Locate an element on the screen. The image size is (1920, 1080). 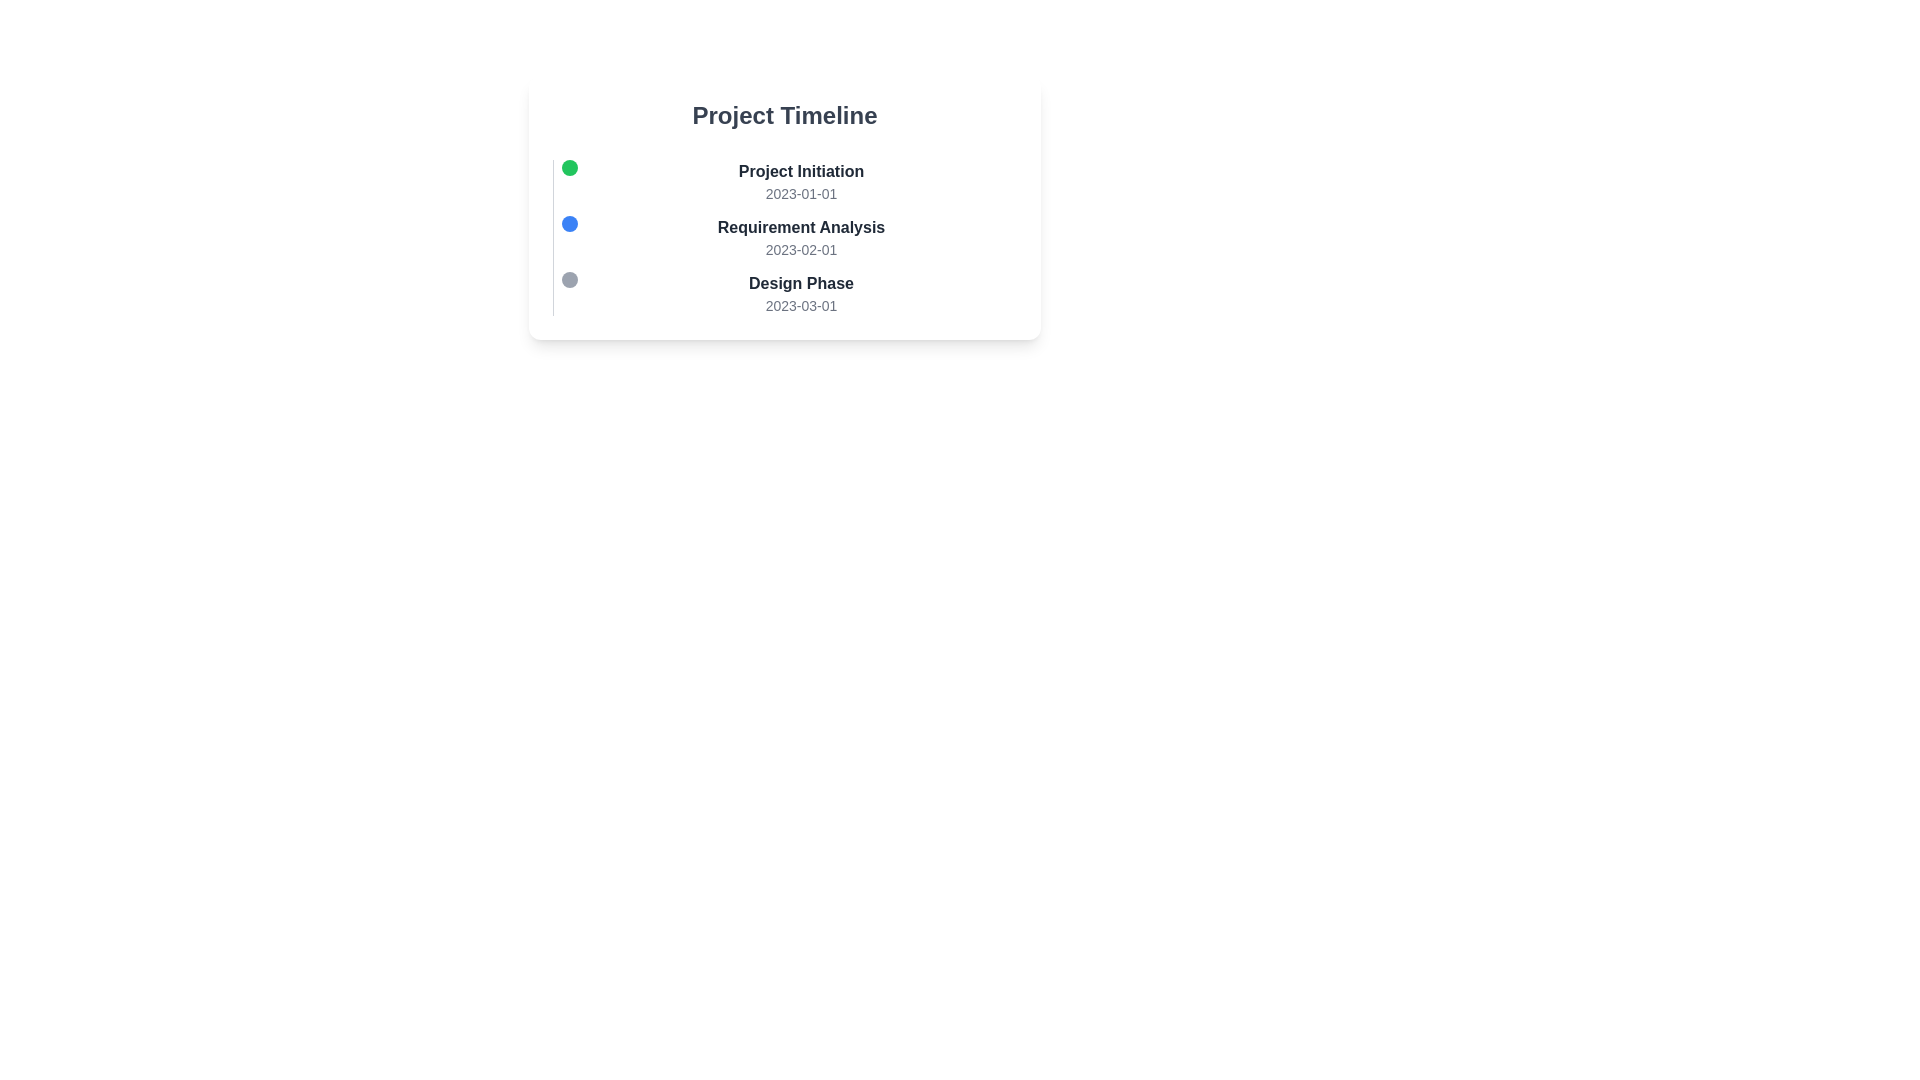
the List with items combining text and icons located under the 'Project Timeline' title, which consists of three items with bold titles and smaller gray dates, marked with circular indicators in green, blue, and gray is located at coordinates (784, 237).